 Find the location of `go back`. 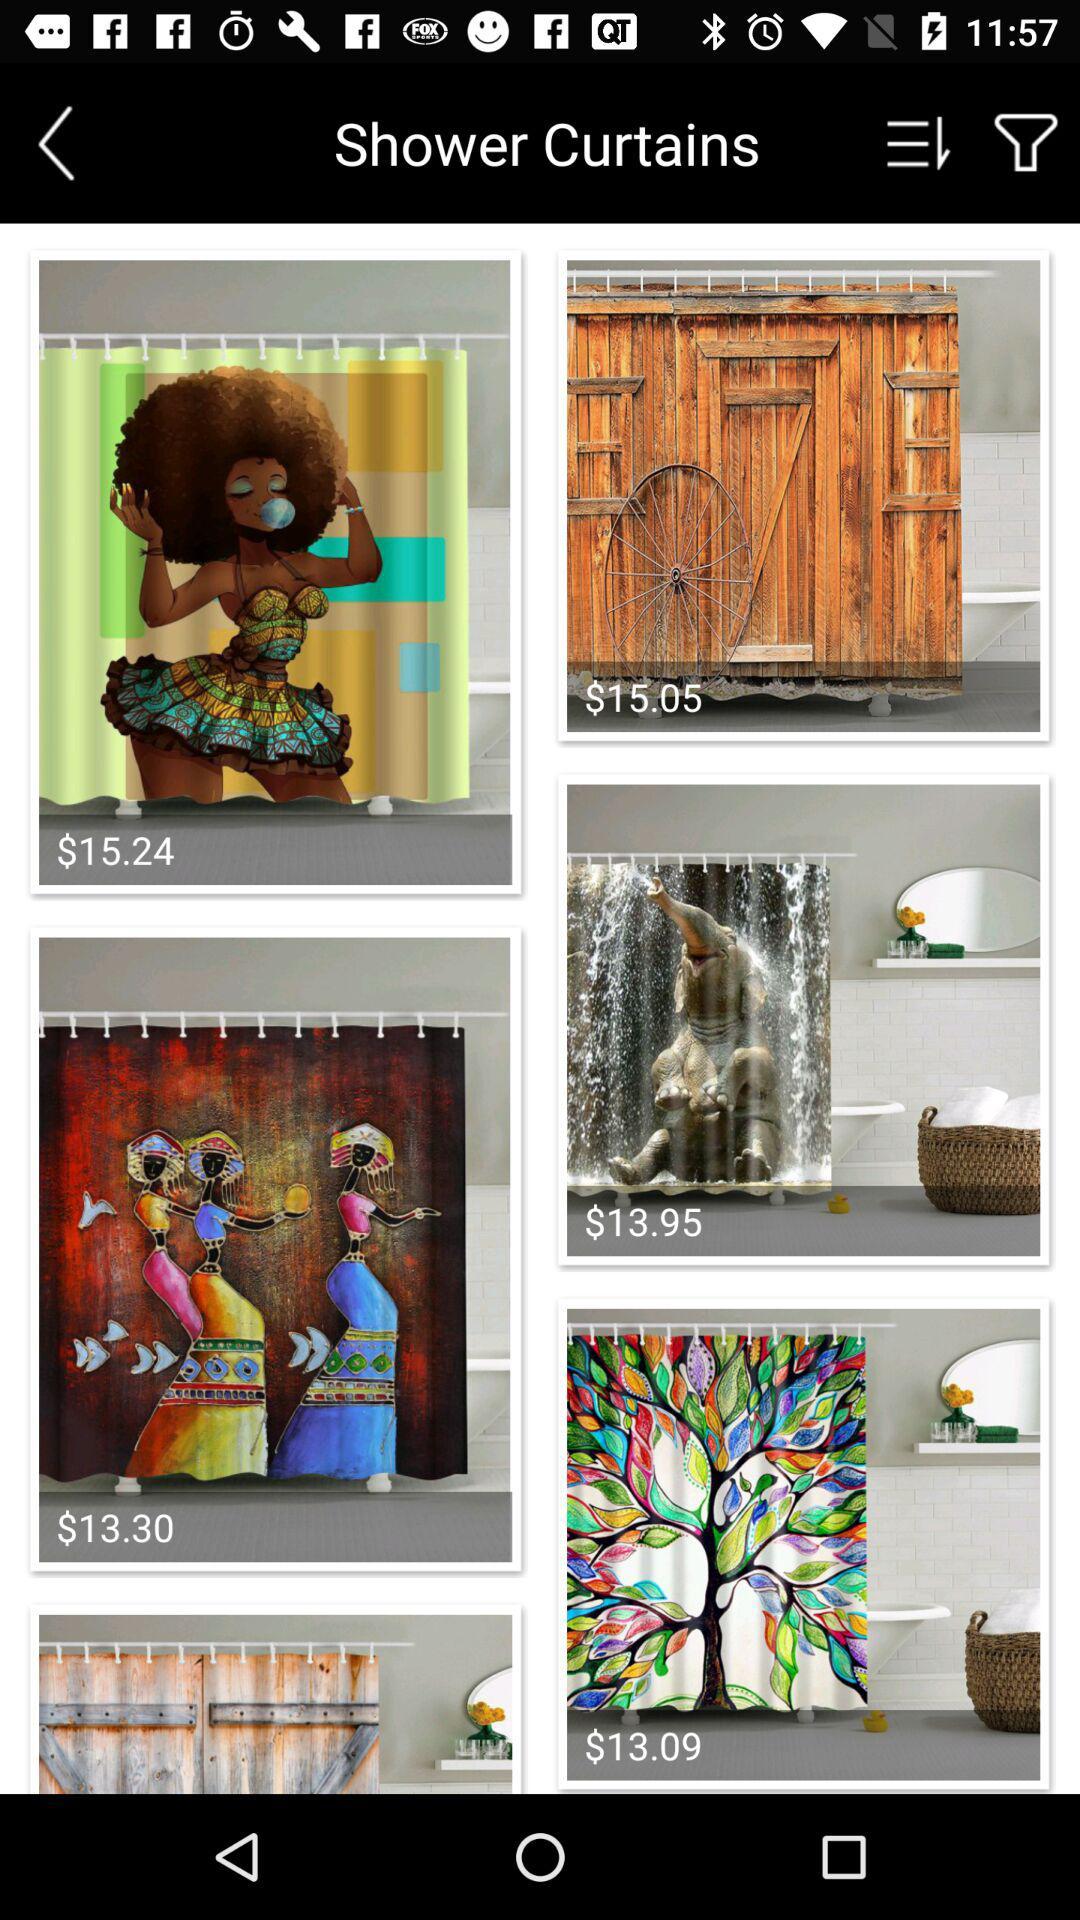

go back is located at coordinates (55, 142).